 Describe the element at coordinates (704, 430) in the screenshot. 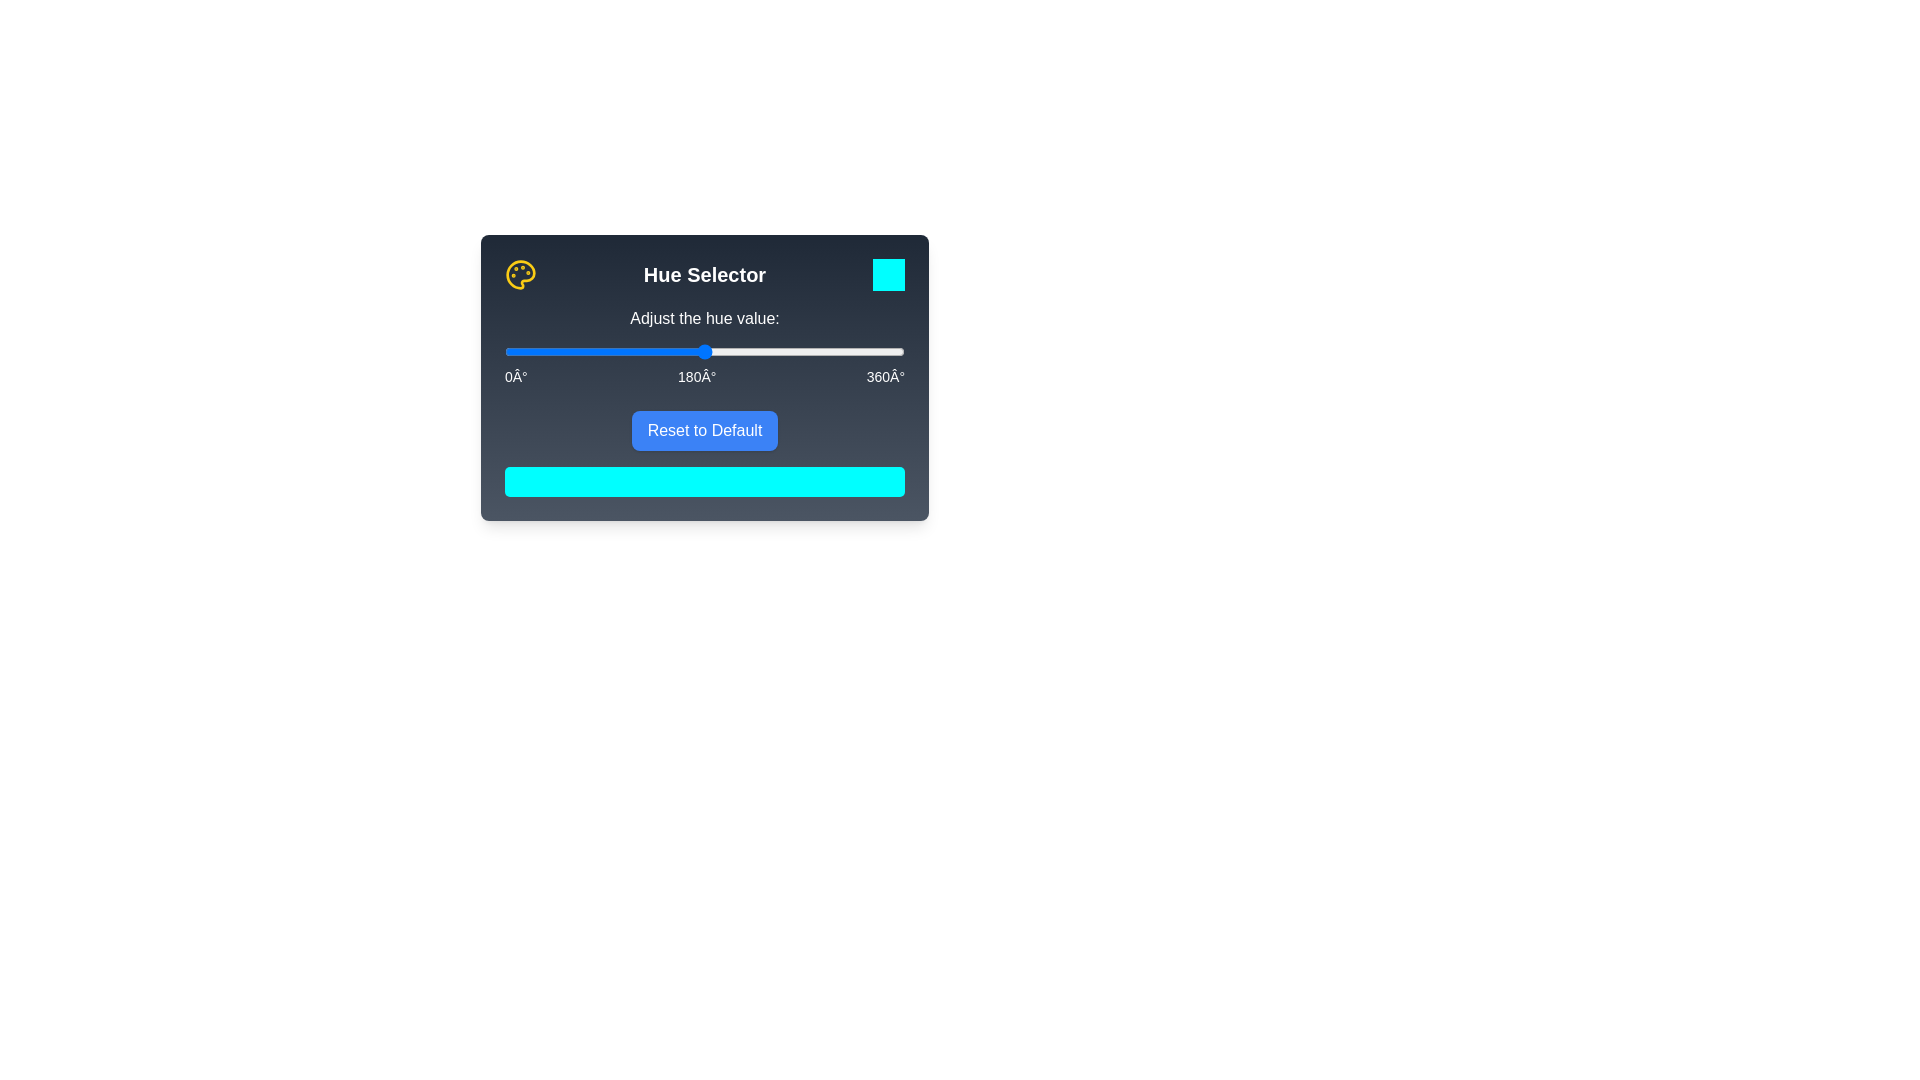

I see `'Reset to Default' button to restore the hue to its default value` at that location.